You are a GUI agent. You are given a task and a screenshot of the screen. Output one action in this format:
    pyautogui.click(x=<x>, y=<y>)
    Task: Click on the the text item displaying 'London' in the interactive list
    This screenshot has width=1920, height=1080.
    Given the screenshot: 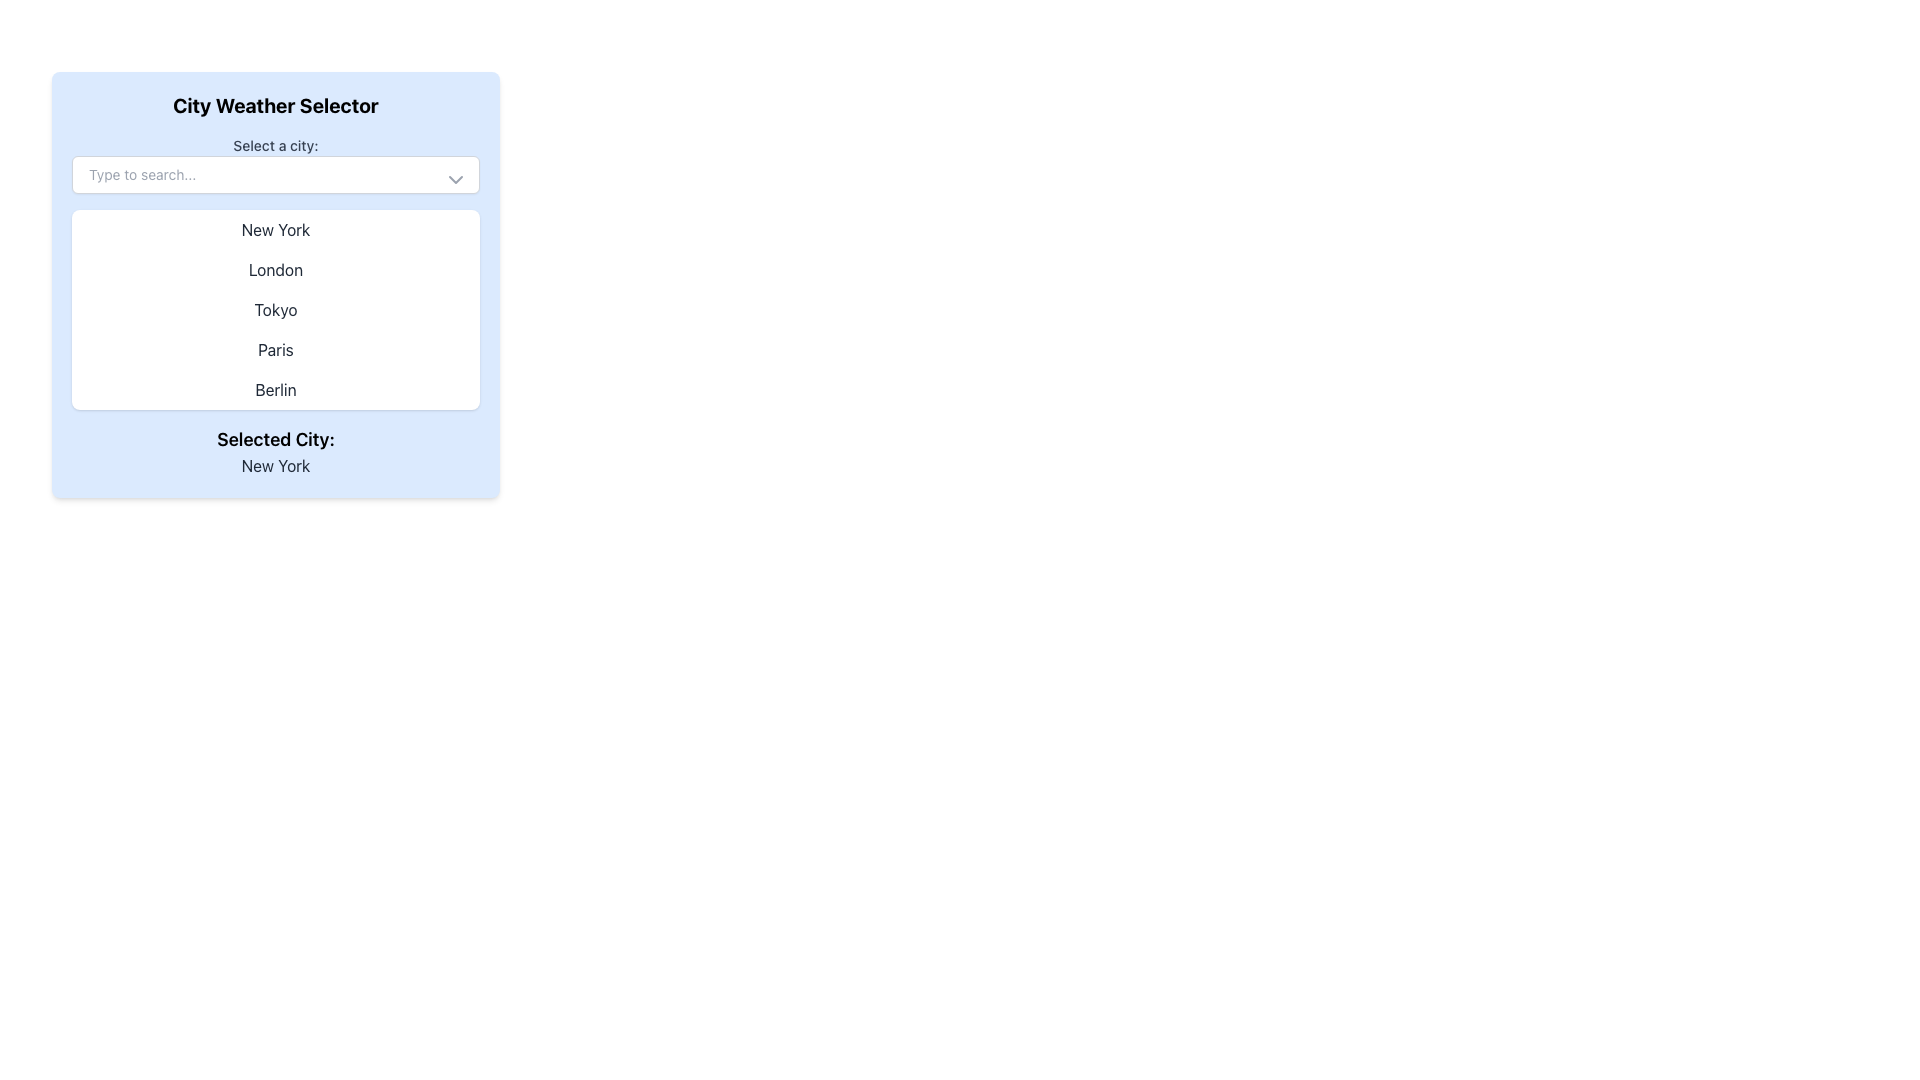 What is the action you would take?
    pyautogui.click(x=274, y=270)
    